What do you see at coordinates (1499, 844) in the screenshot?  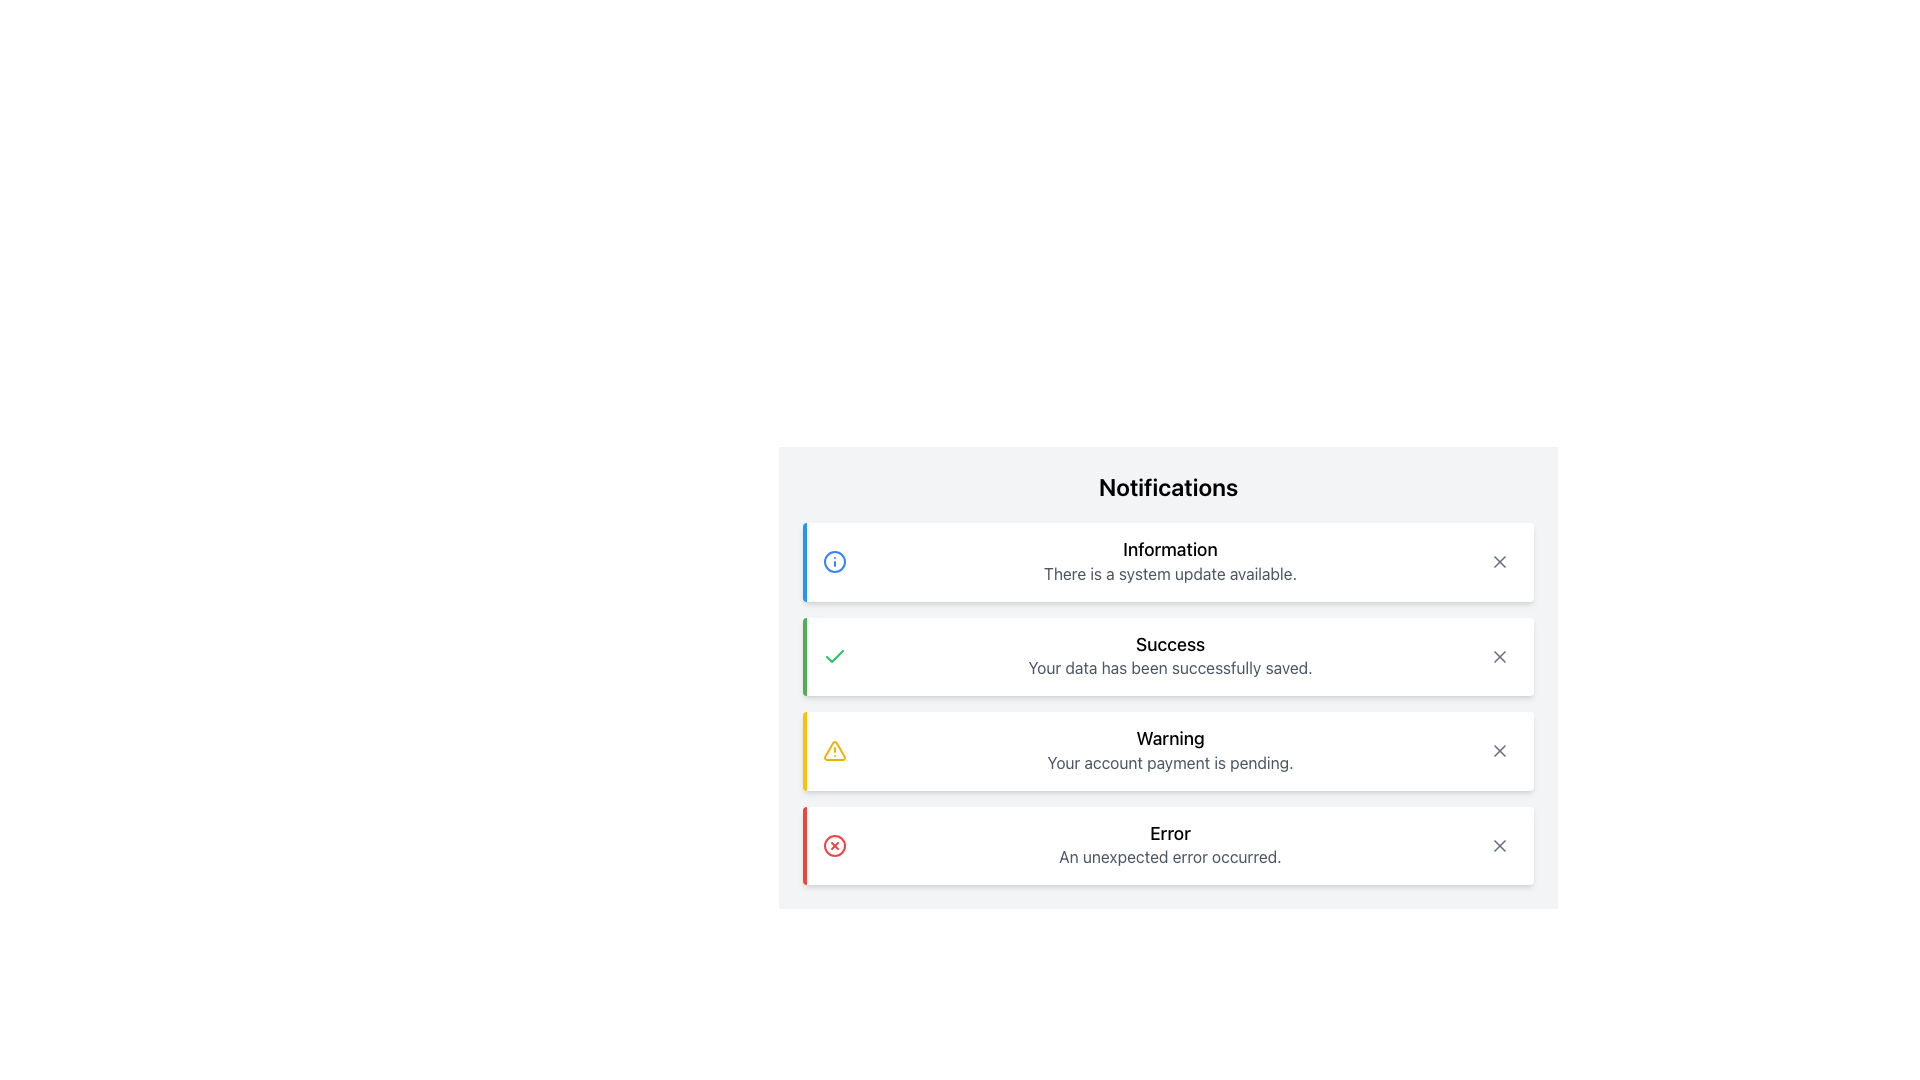 I see `the 'X' icon in the bottom-right corner of the 'Error' notification card` at bounding box center [1499, 844].